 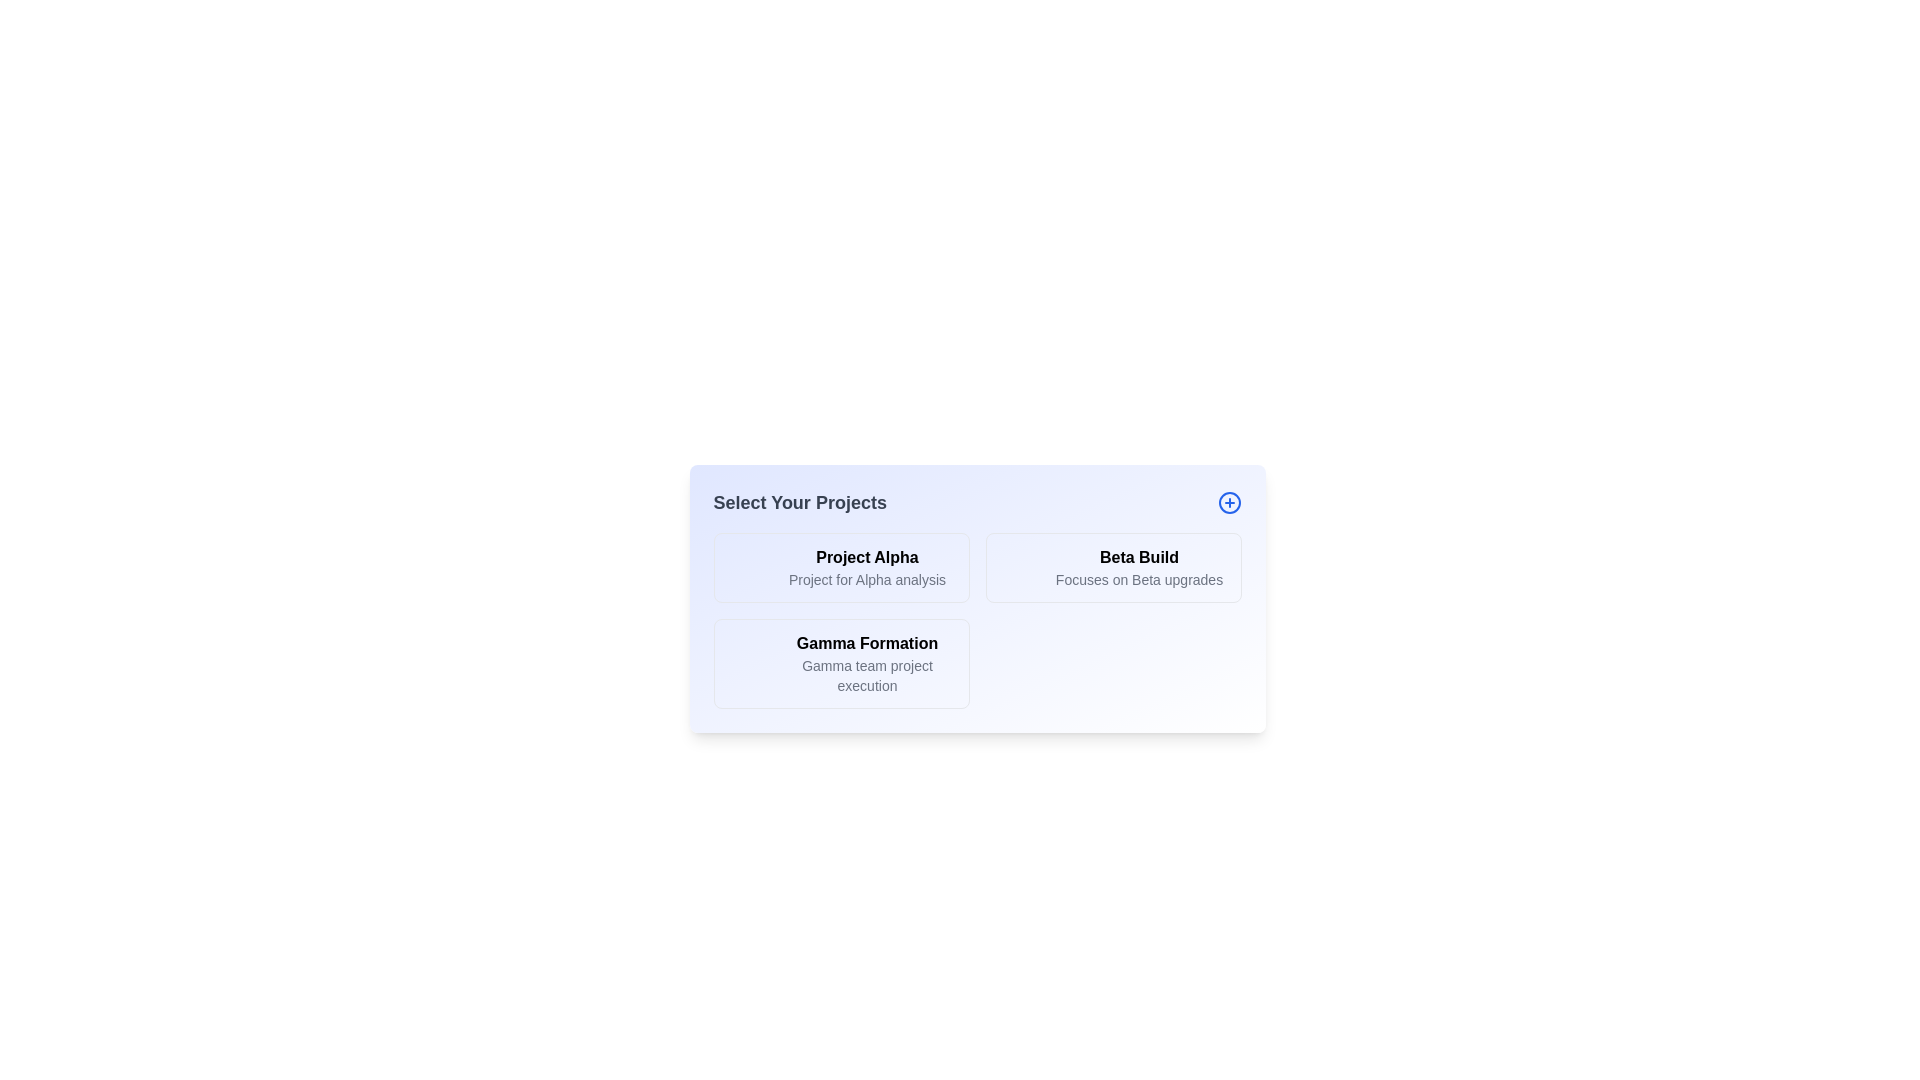 I want to click on the 'Add New' button located in the upper-right corner of the 'Select Your Projects' card, so click(x=1228, y=501).